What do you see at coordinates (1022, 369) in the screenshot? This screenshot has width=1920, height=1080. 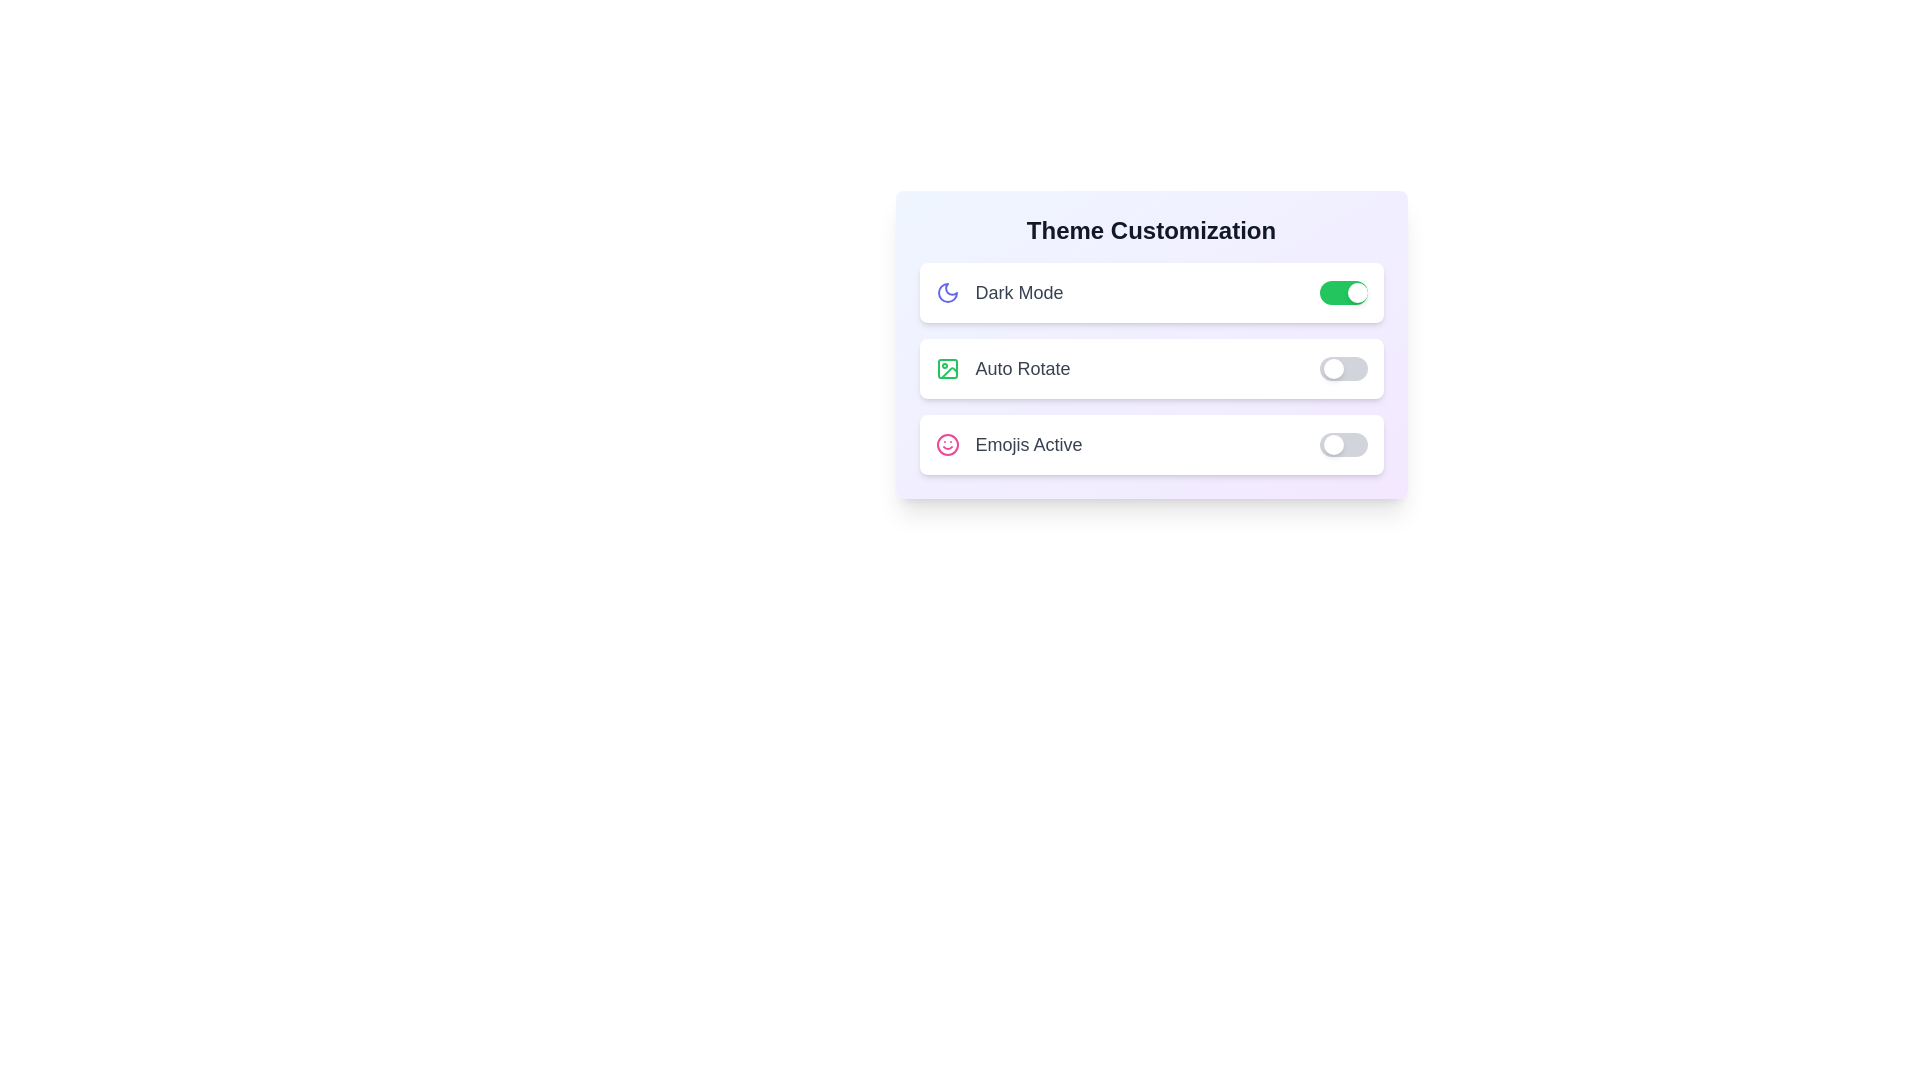 I see `the 'Auto Rotate' text label, which is gray, medium weight, and larger font size, located below the 'Dark Mode' option in the 'Theme Customization' box` at bounding box center [1022, 369].